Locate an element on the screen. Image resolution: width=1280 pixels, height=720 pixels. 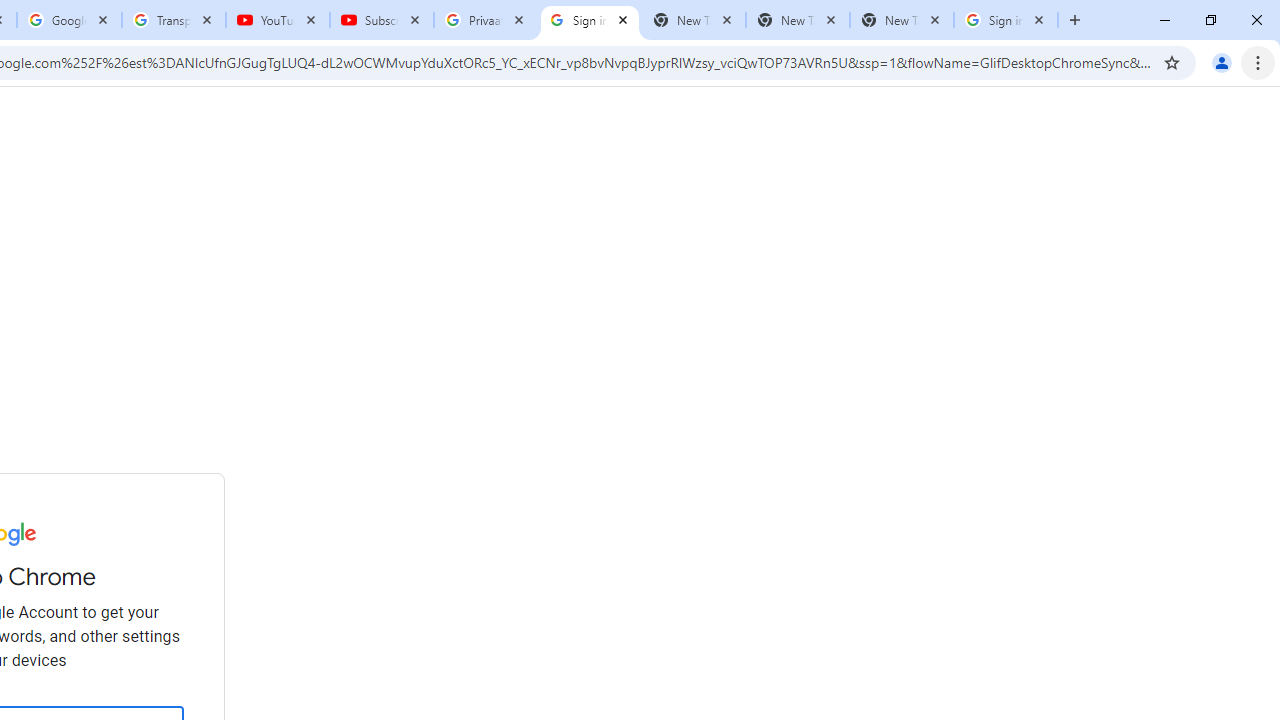
'Google Account' is located at coordinates (69, 20).